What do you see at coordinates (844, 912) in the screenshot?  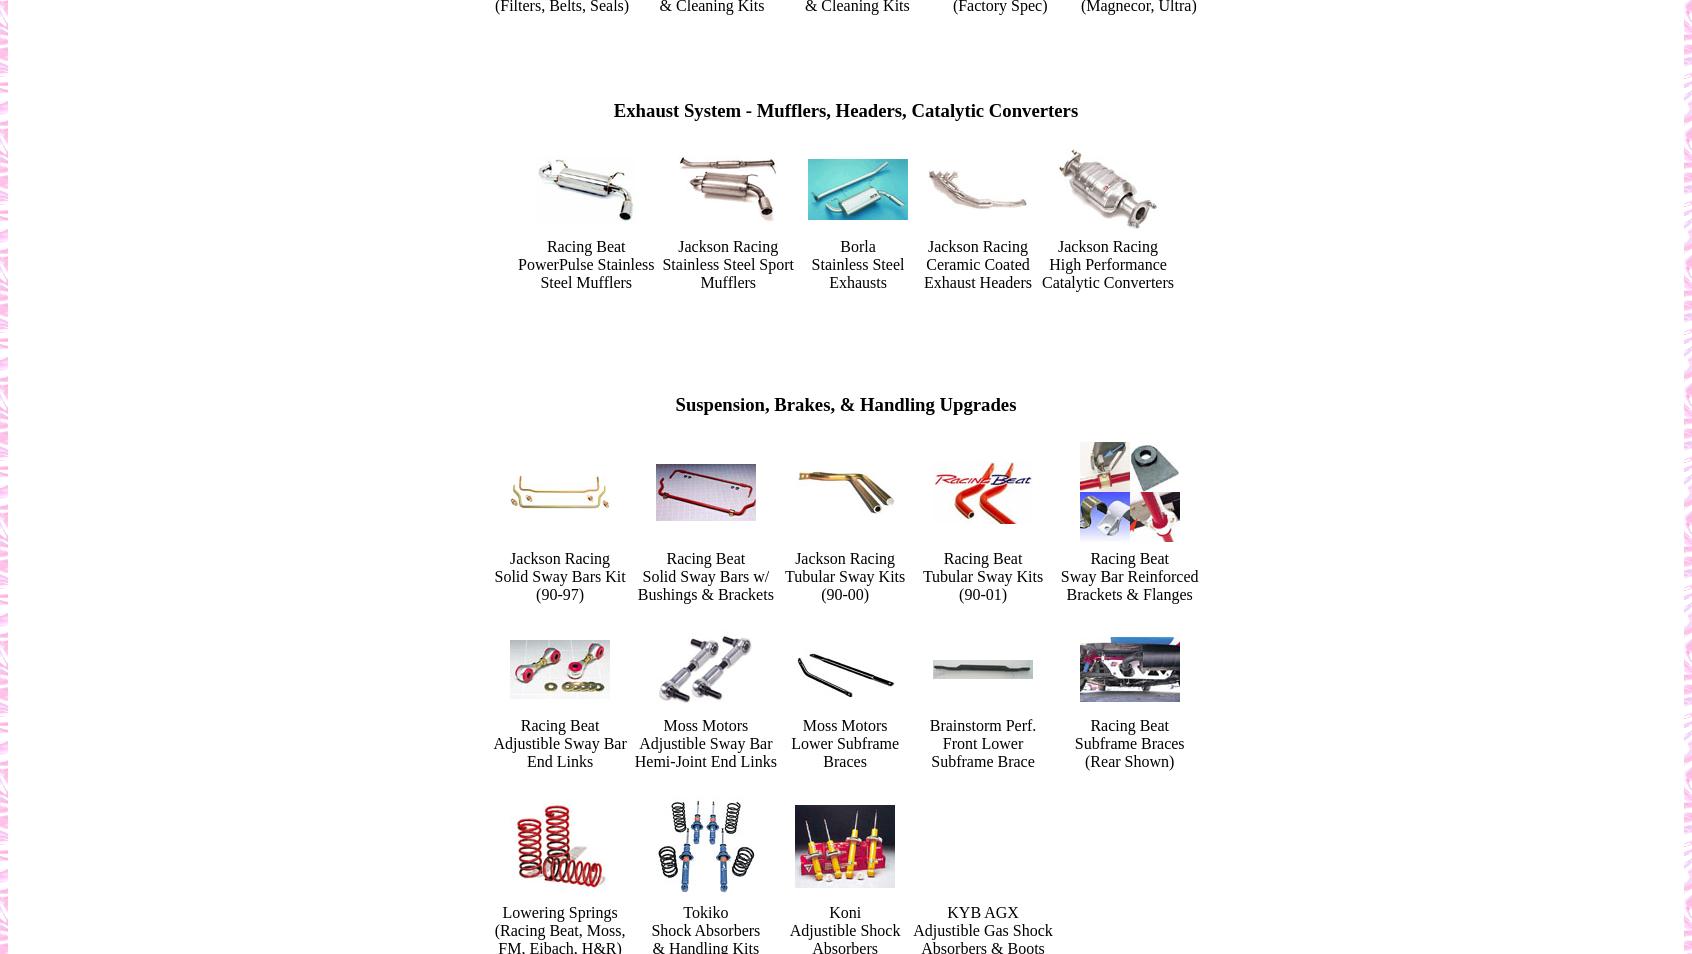 I see `'Koni'` at bounding box center [844, 912].